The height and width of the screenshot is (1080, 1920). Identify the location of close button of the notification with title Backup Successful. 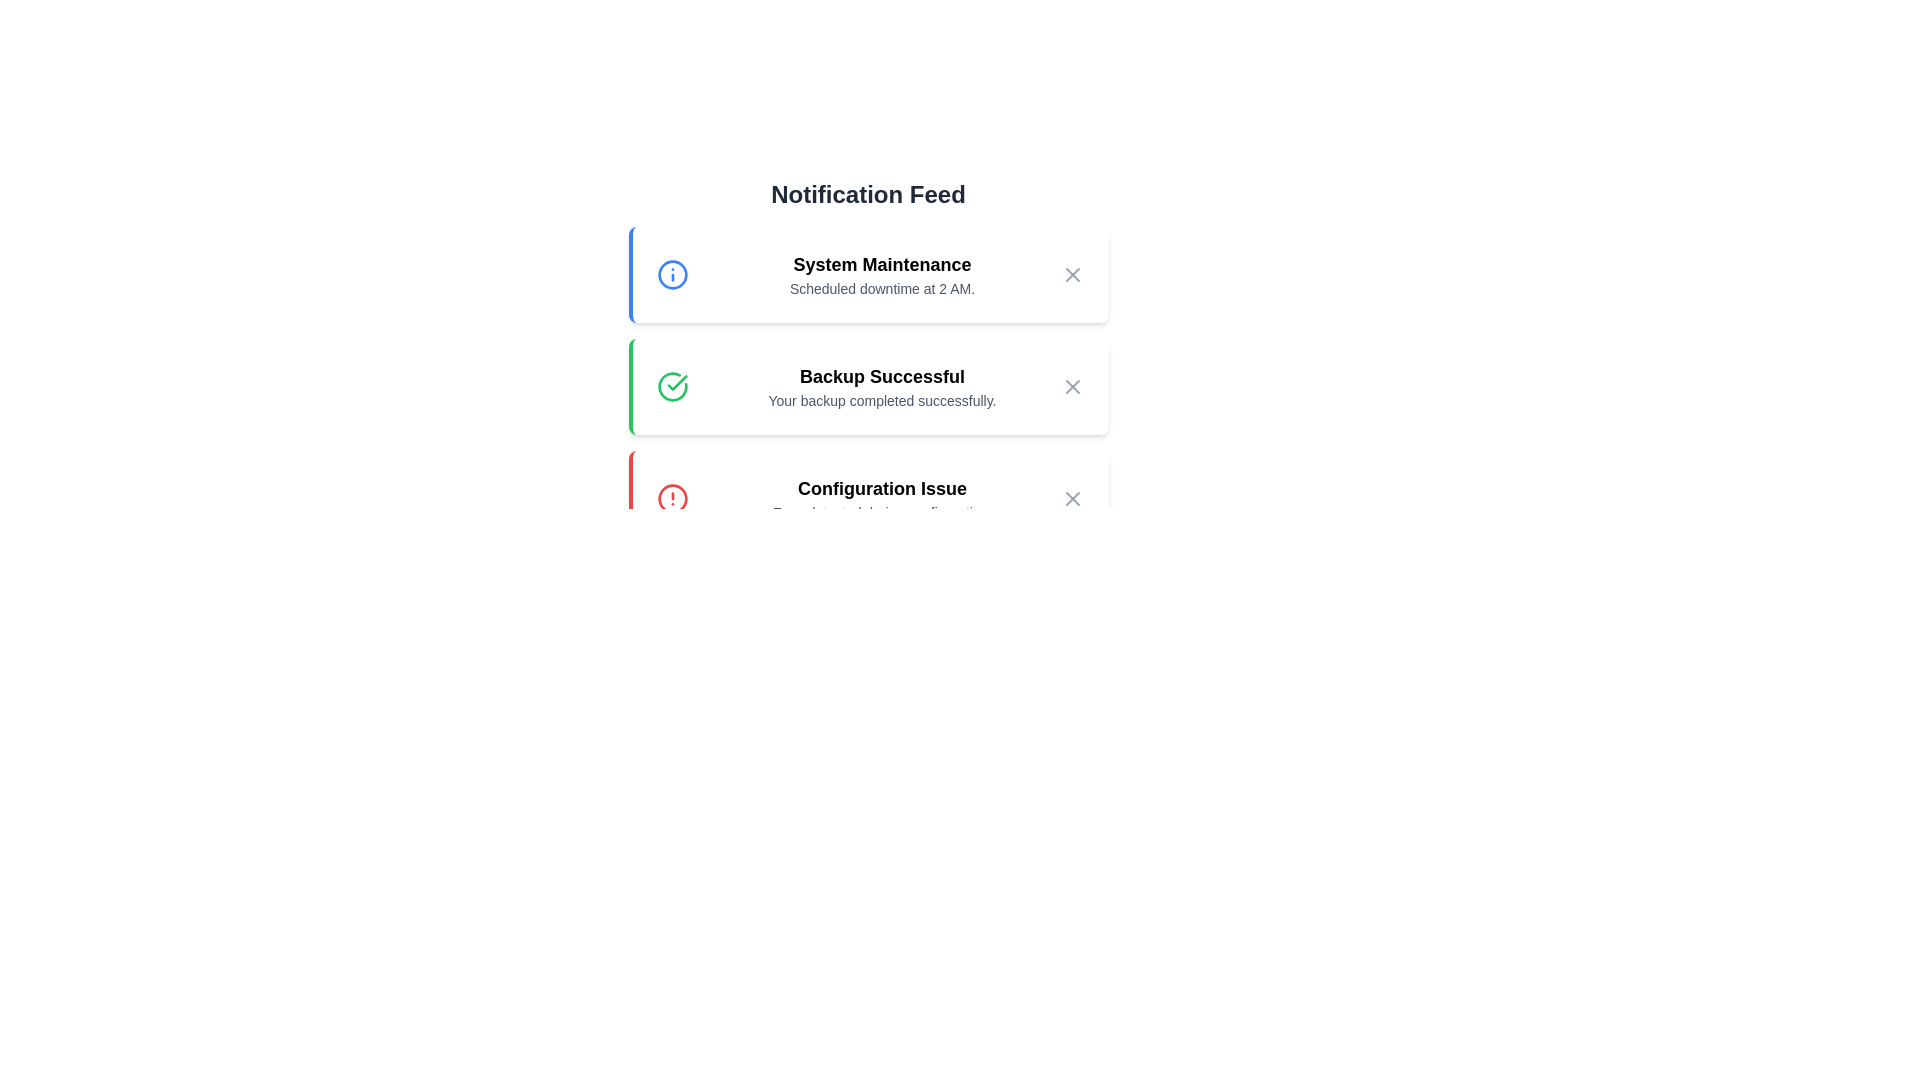
(1071, 386).